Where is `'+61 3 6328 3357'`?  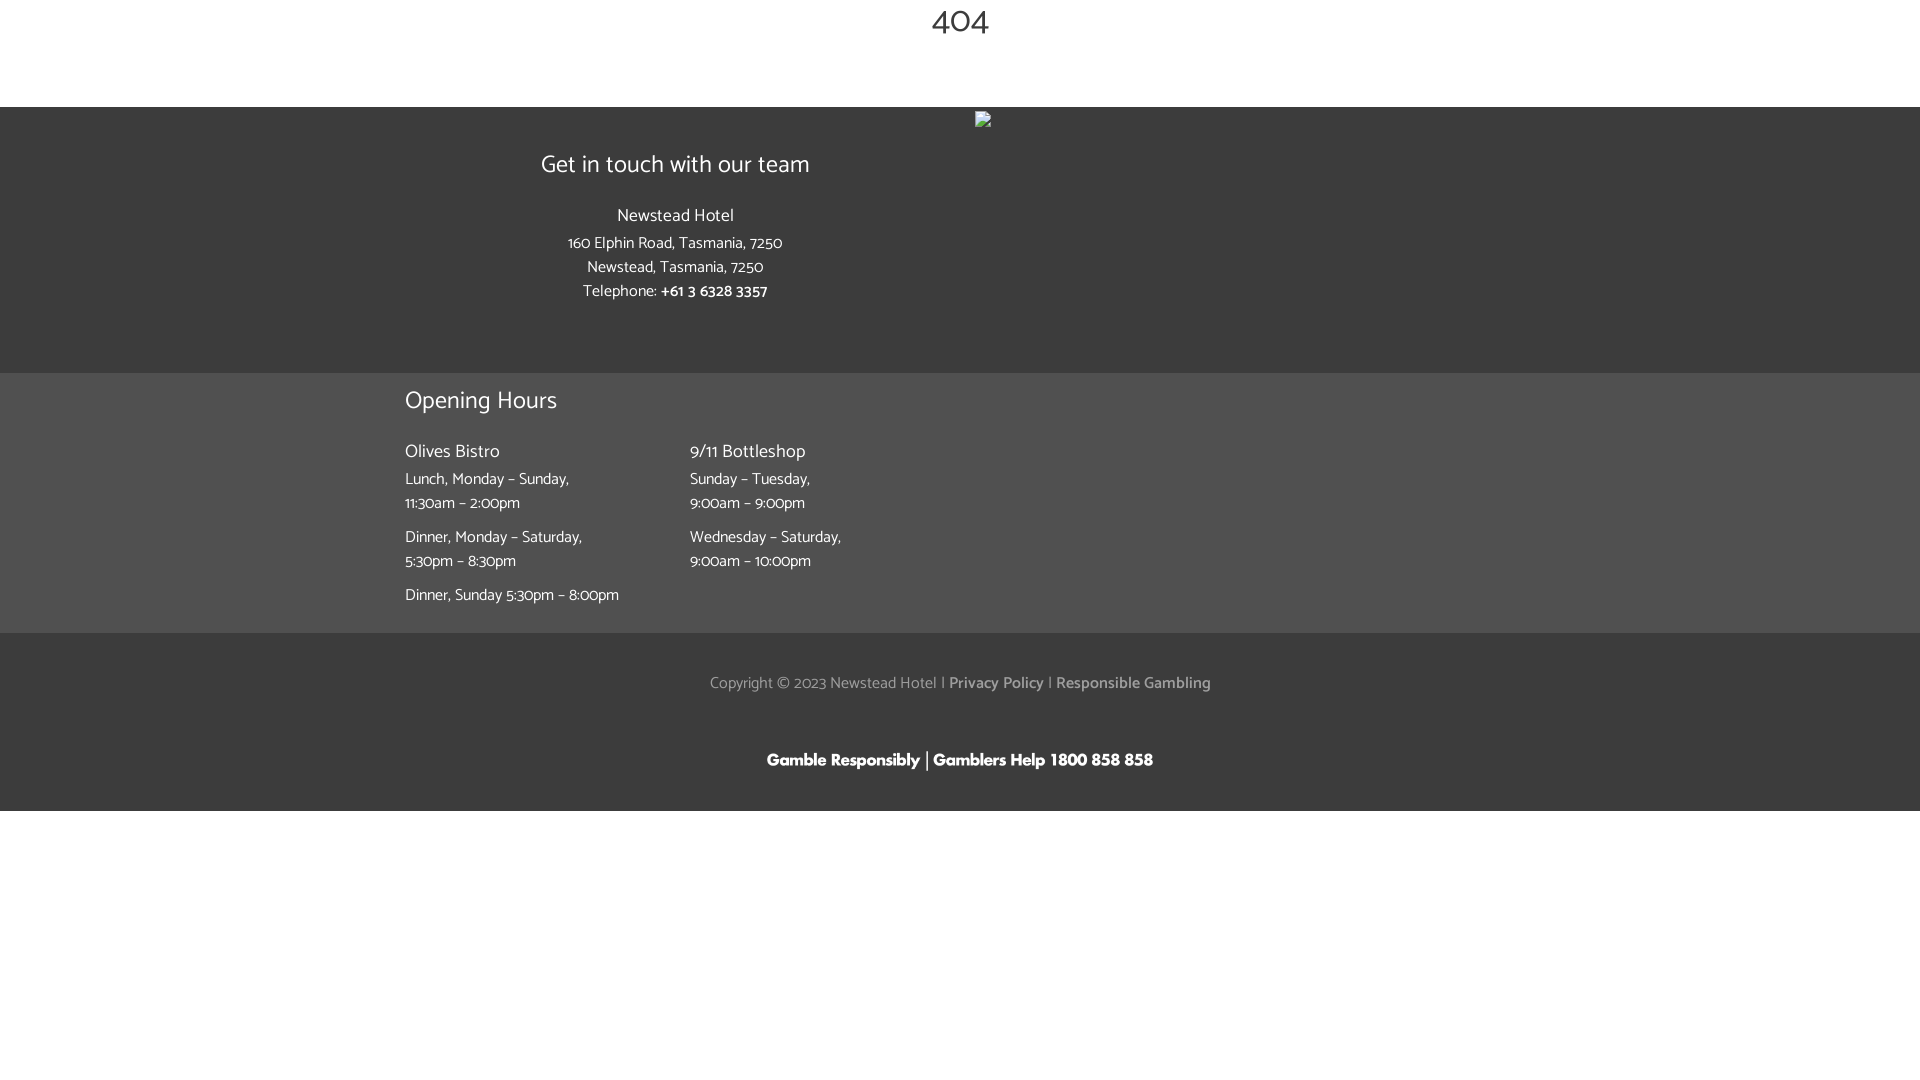
'+61 3 6328 3357' is located at coordinates (661, 291).